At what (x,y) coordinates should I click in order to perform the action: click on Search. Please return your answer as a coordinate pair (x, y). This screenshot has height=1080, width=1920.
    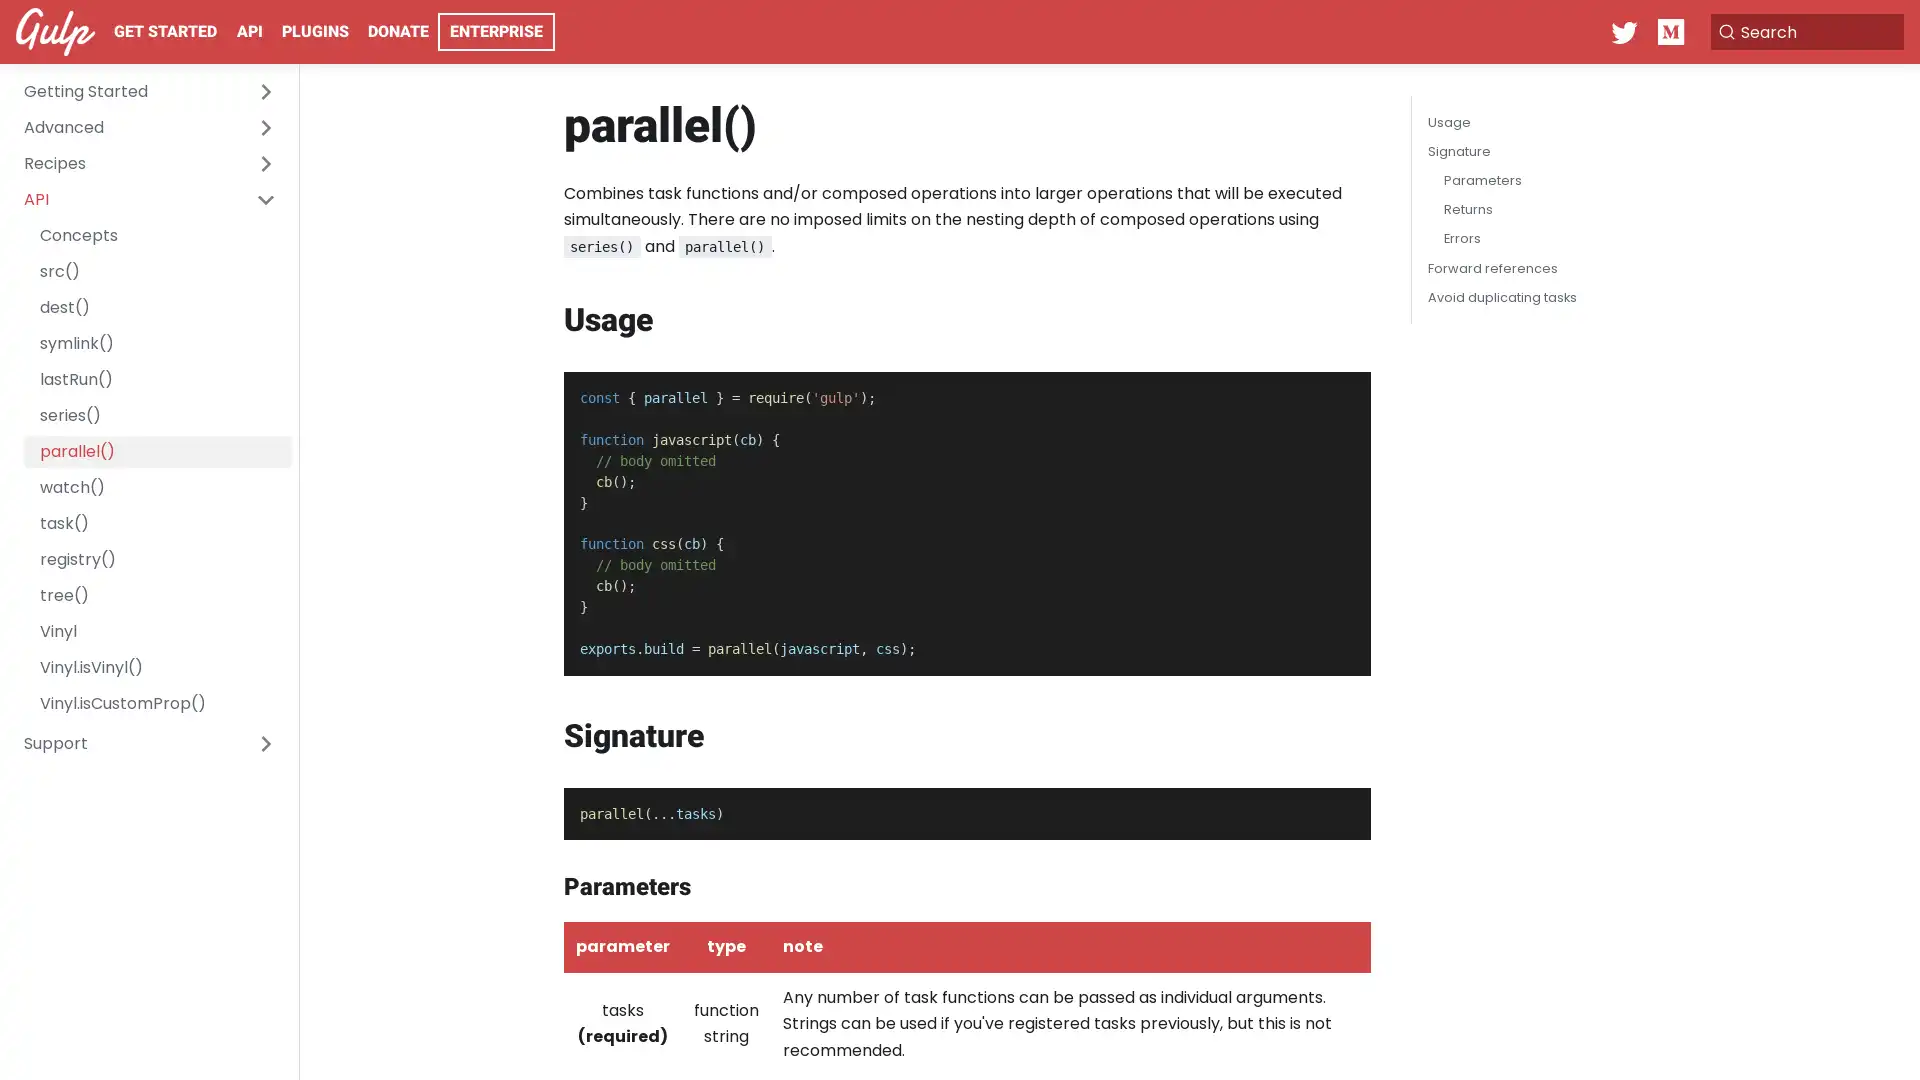
    Looking at the image, I should click on (1804, 31).